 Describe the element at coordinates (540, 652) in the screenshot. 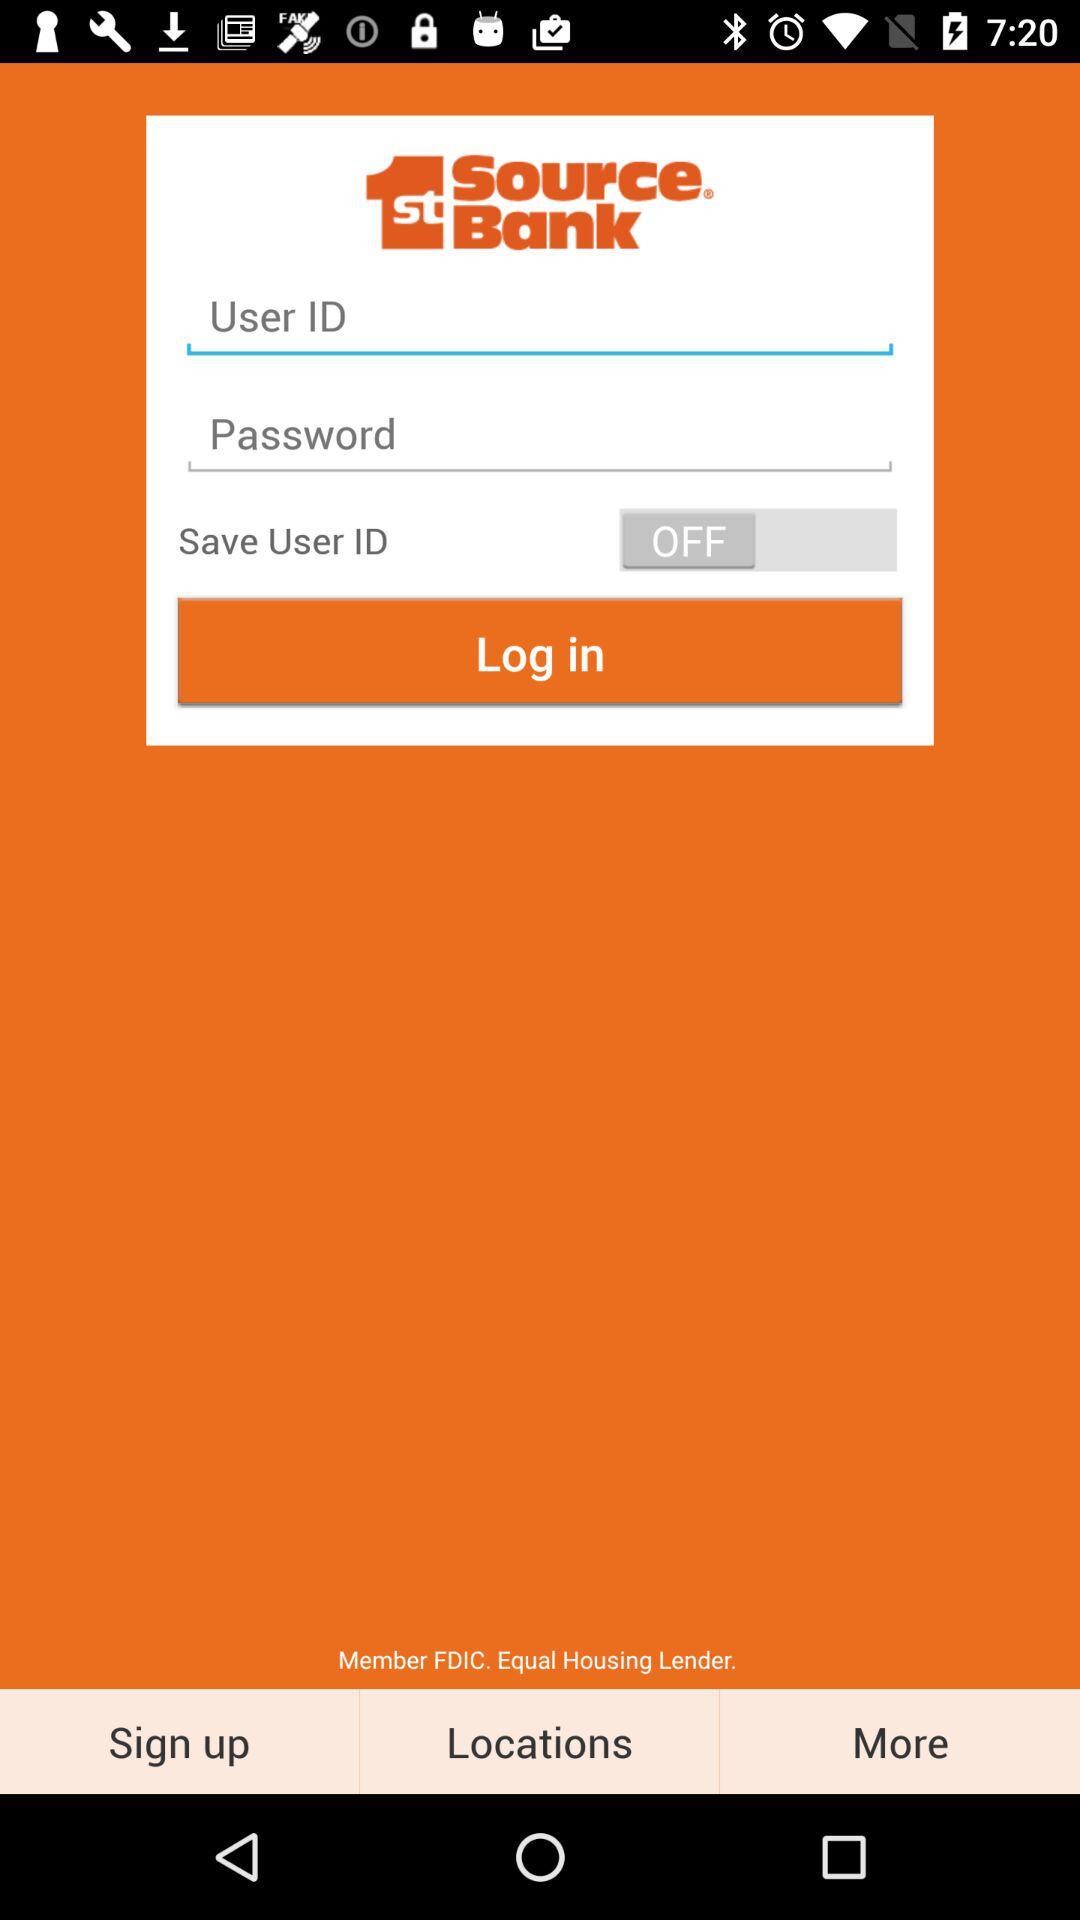

I see `the item above member fdic equal` at that location.